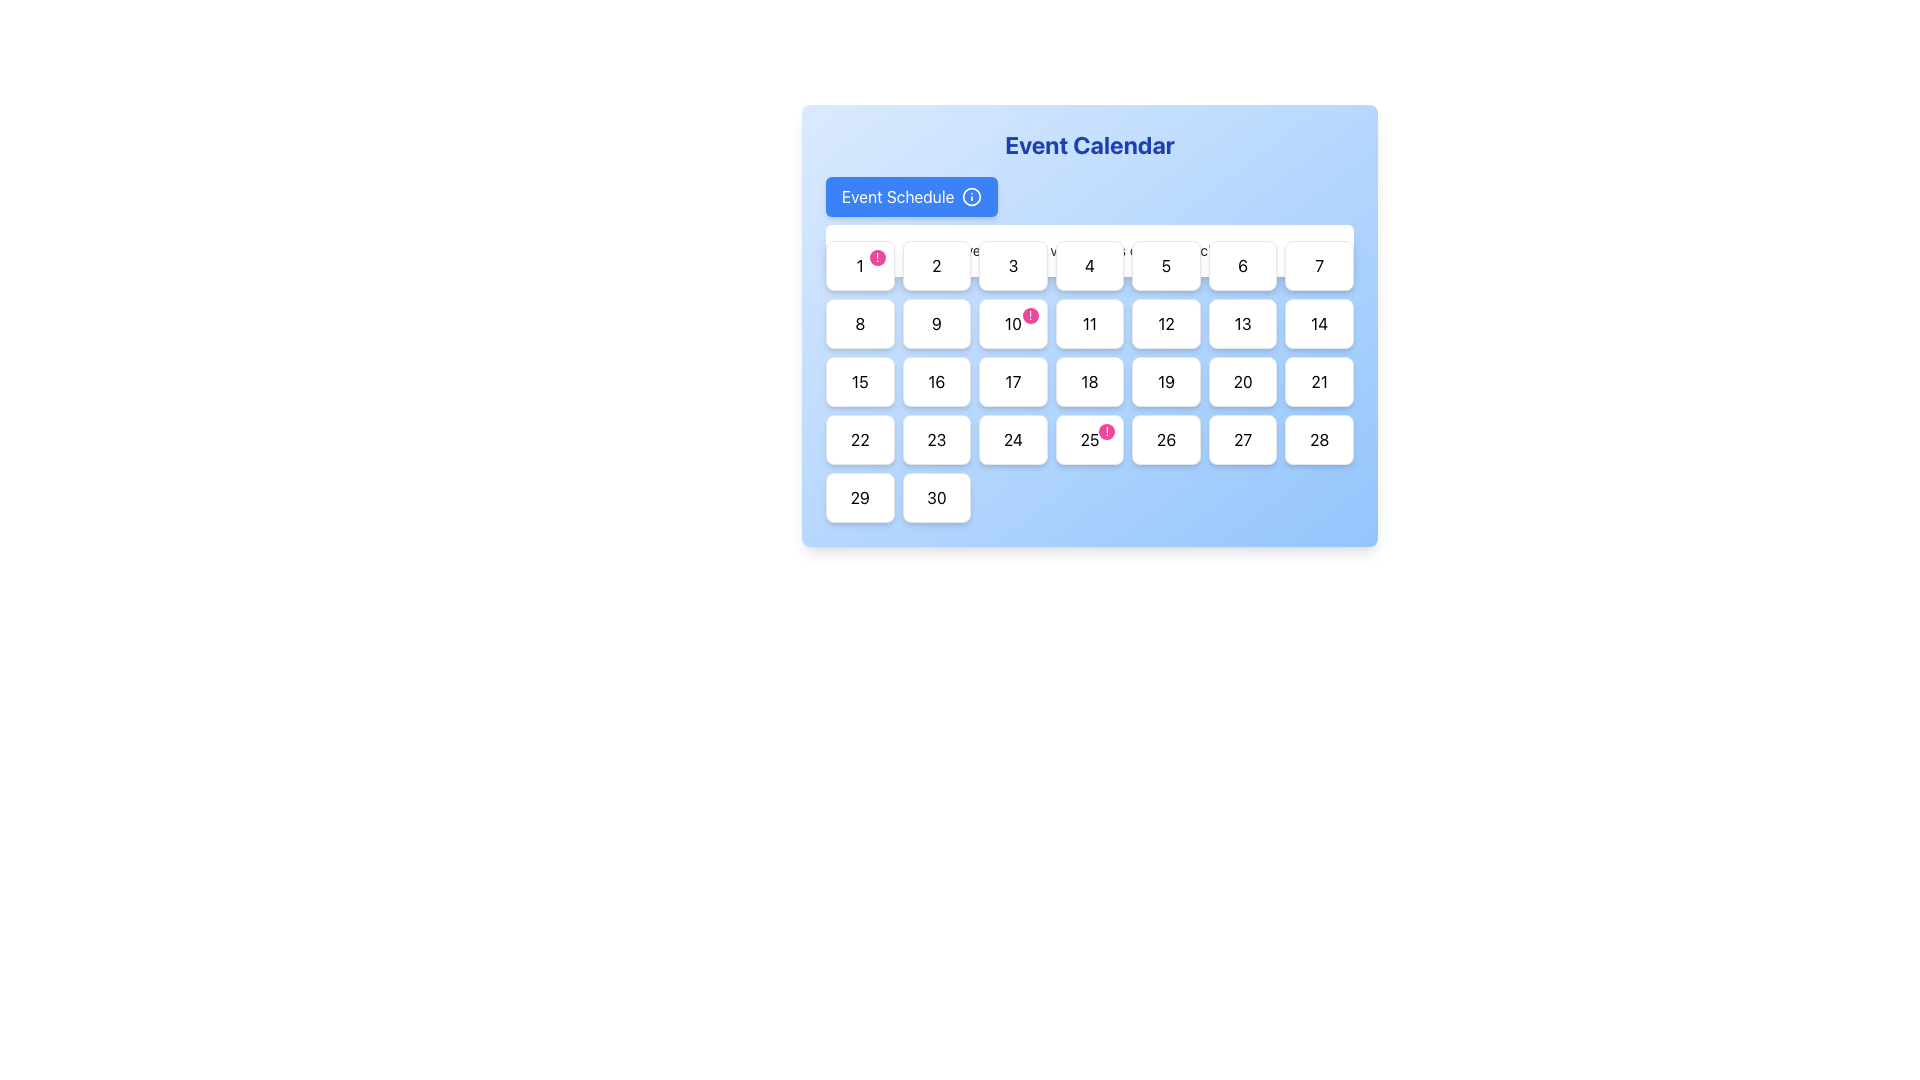  I want to click on the rectangular button with rounded corners, white background, and the numeral '7' centered, located in the first row and last column of the grid layout, so click(1319, 265).